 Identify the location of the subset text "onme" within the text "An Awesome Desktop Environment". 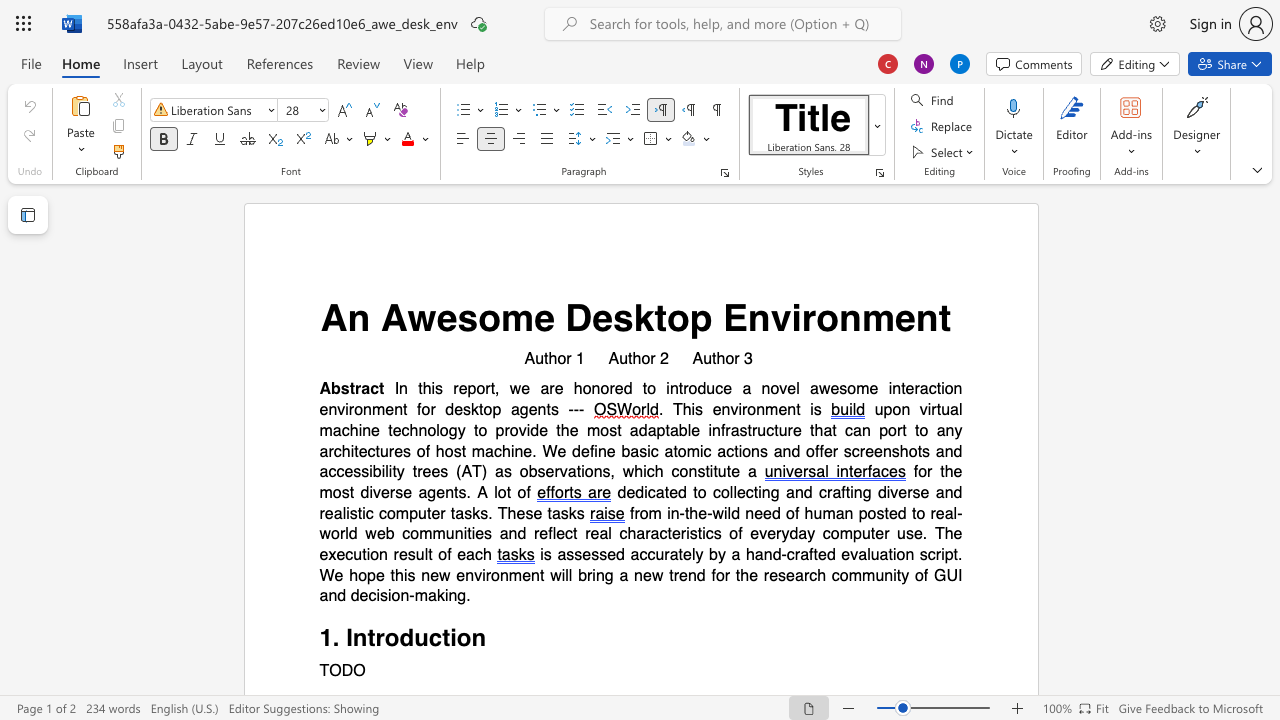
(816, 317).